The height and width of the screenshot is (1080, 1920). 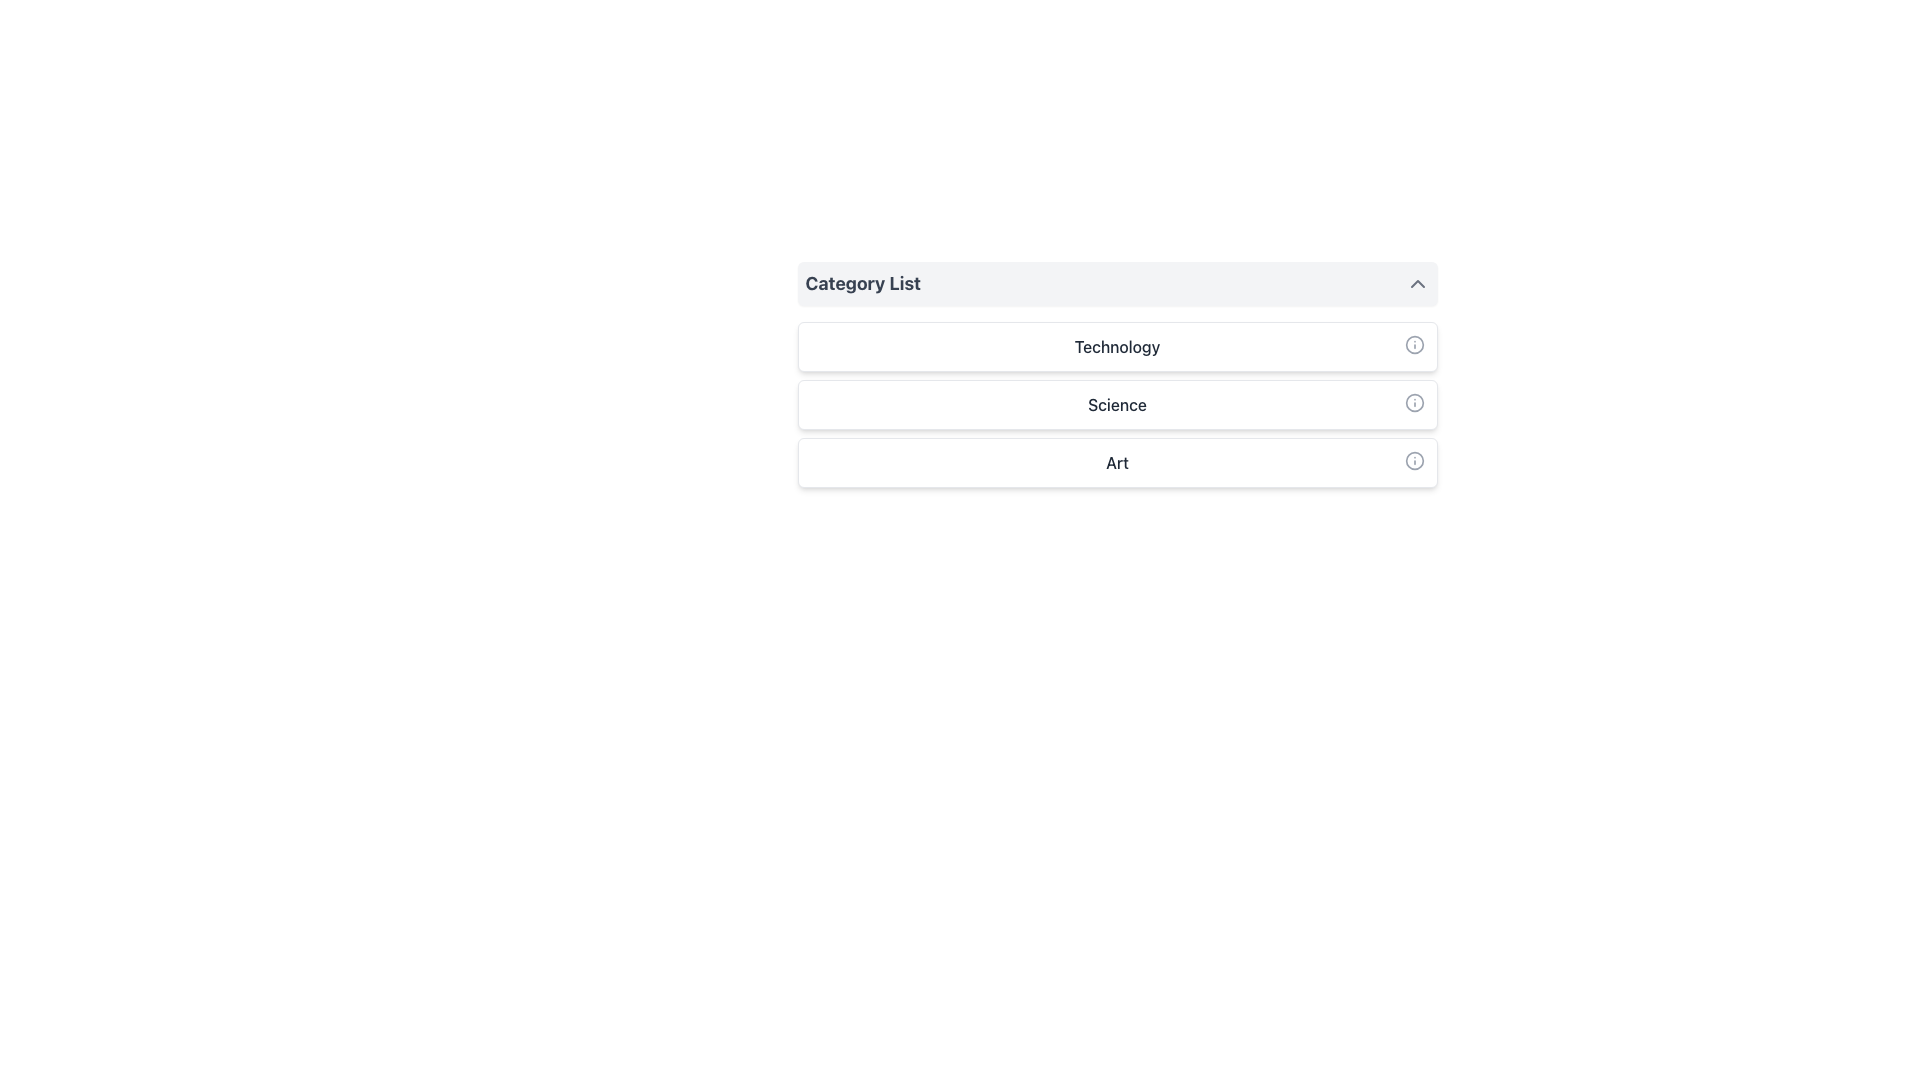 I want to click on the info icon located at the top-right corner of the 'Science' card, which provides additional information when hovered over, so click(x=1413, y=402).